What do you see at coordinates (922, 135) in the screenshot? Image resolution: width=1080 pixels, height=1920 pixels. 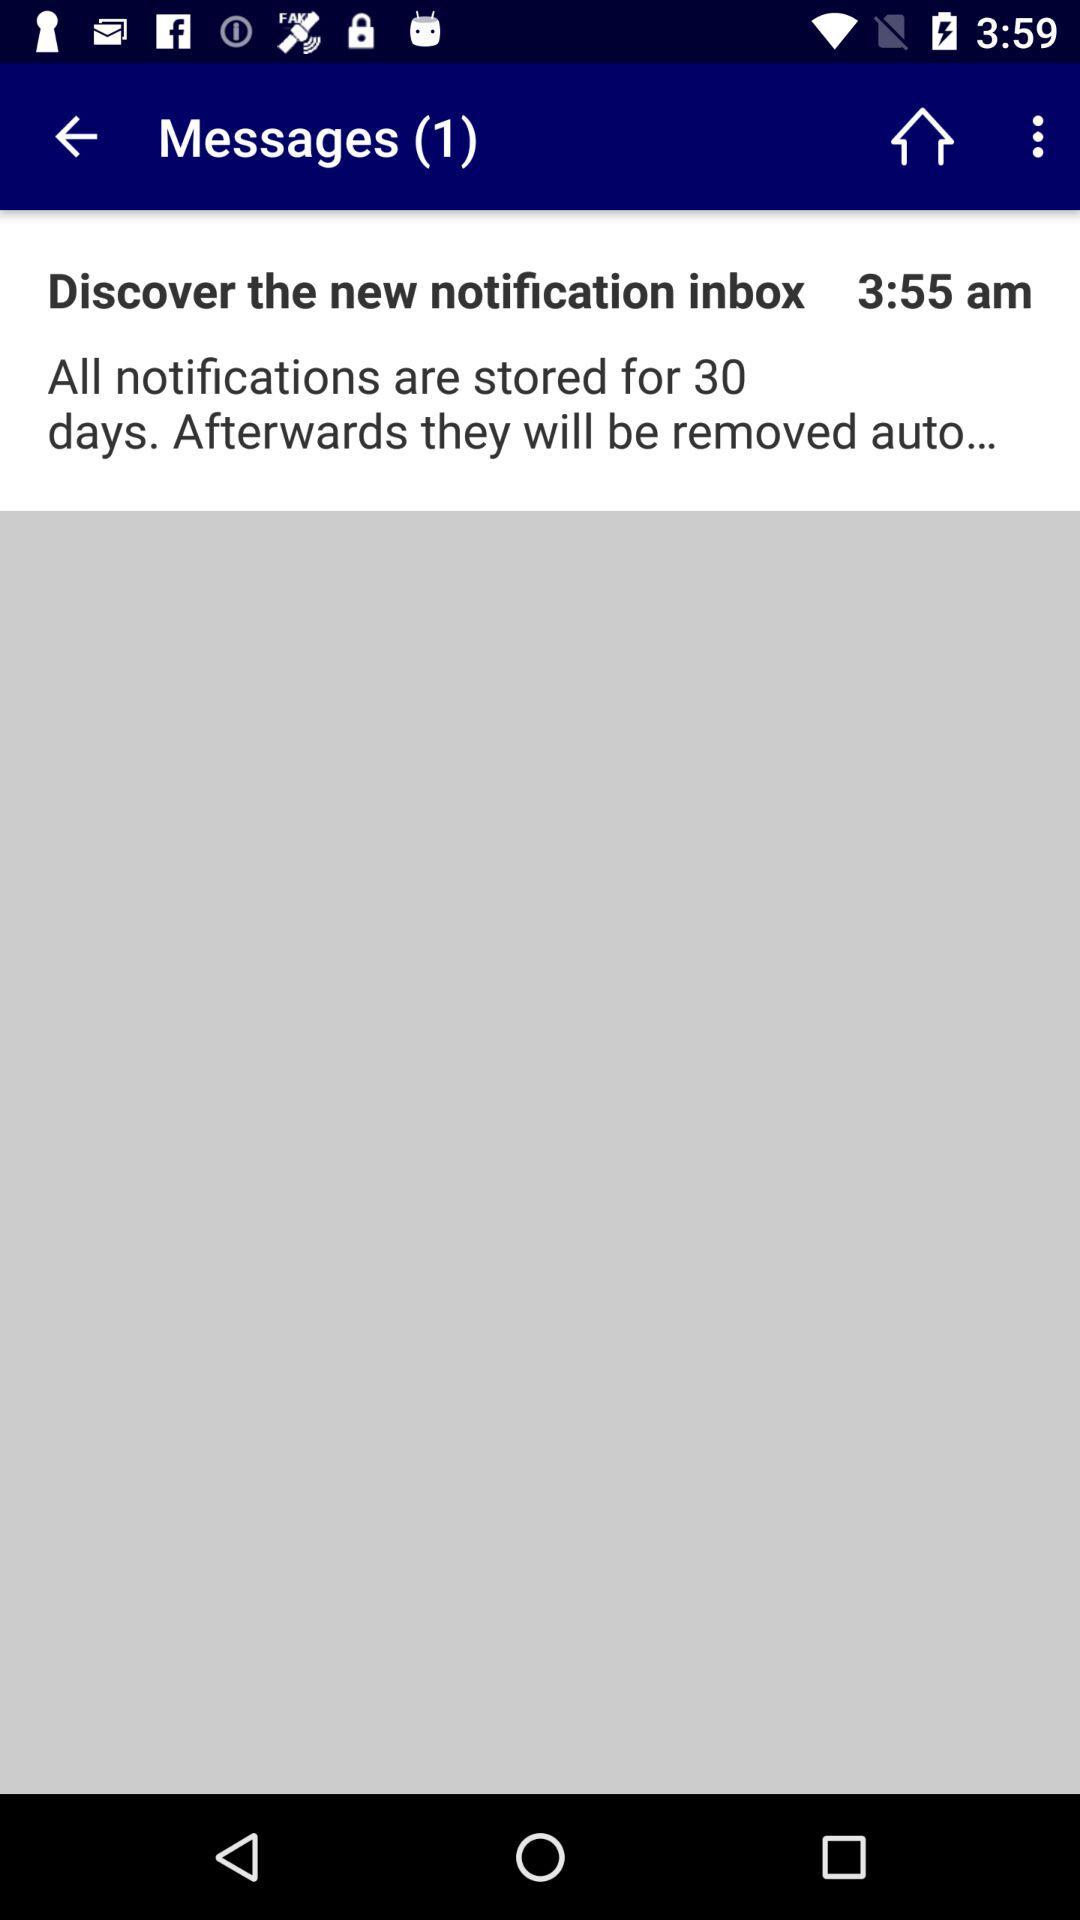 I see `app to the right of the messages (1) icon` at bounding box center [922, 135].